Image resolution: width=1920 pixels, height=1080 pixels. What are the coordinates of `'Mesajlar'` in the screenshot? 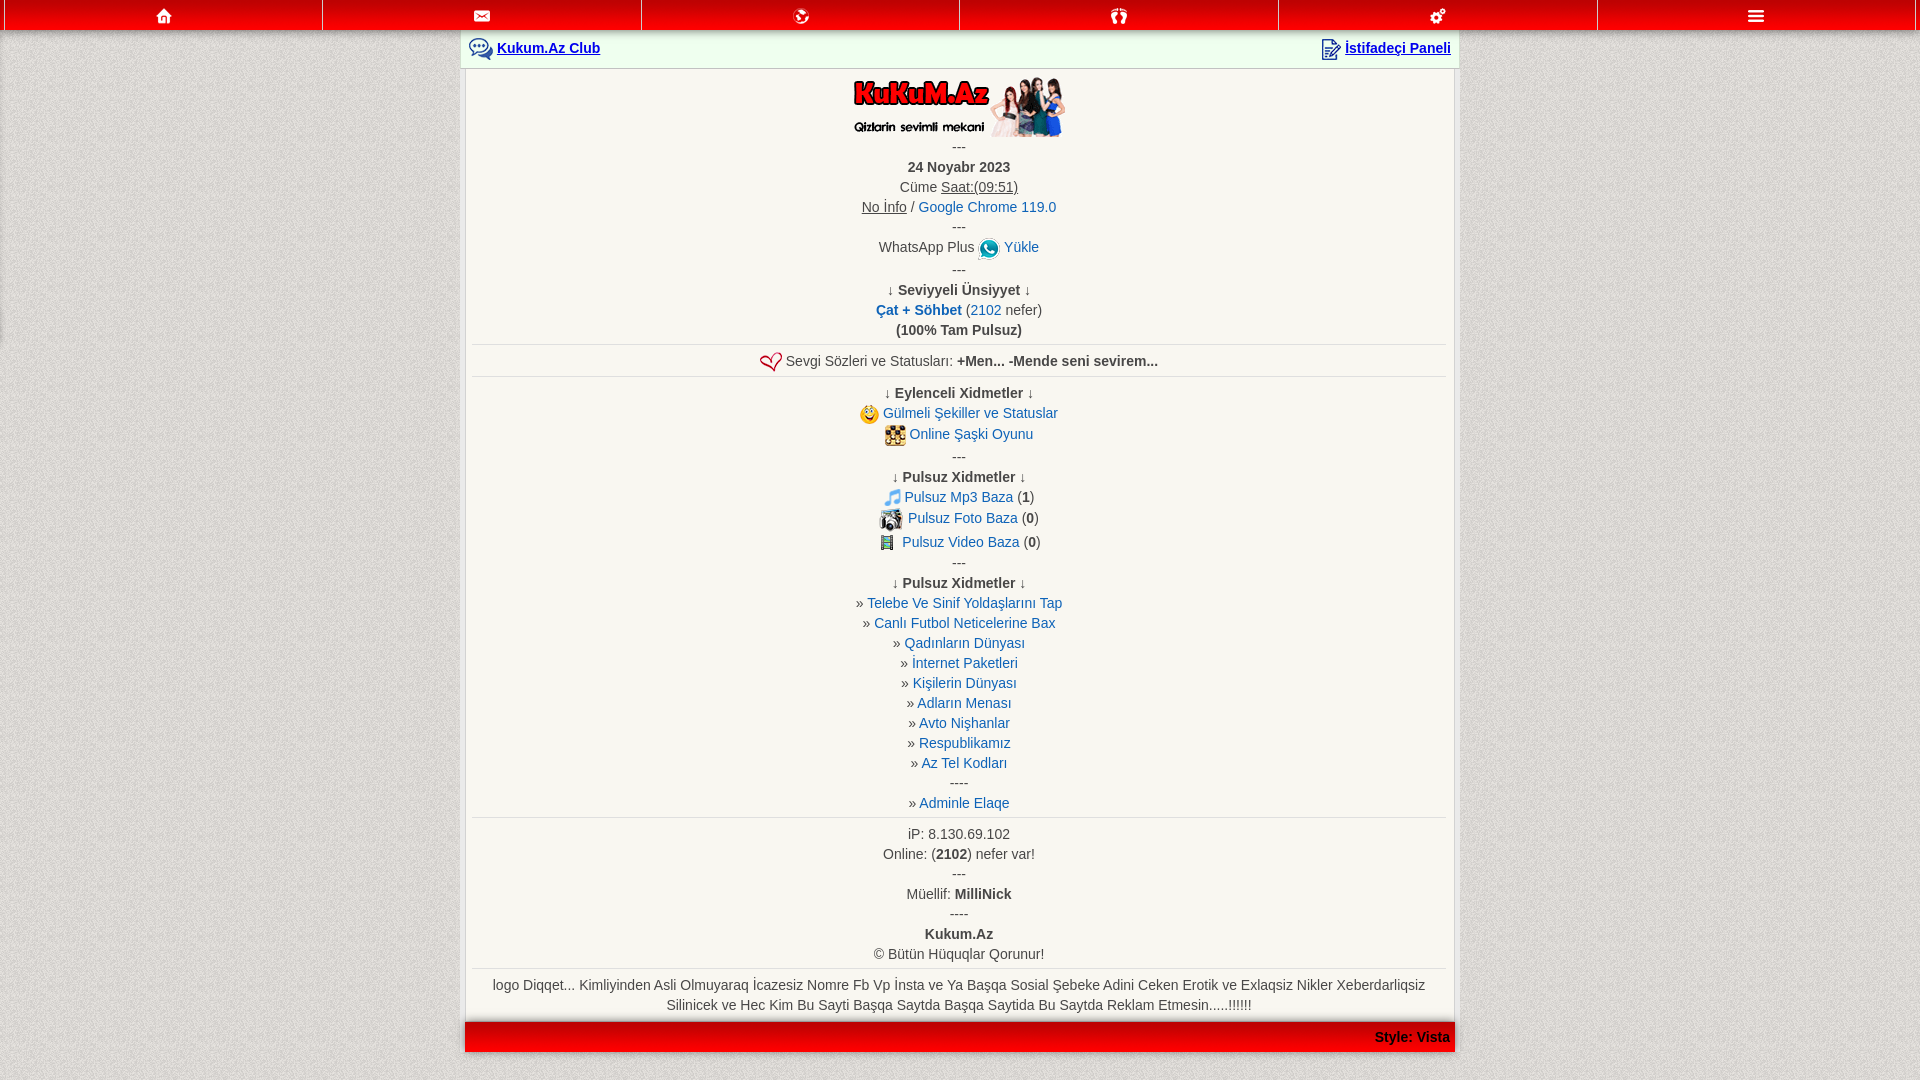 It's located at (473, 15).